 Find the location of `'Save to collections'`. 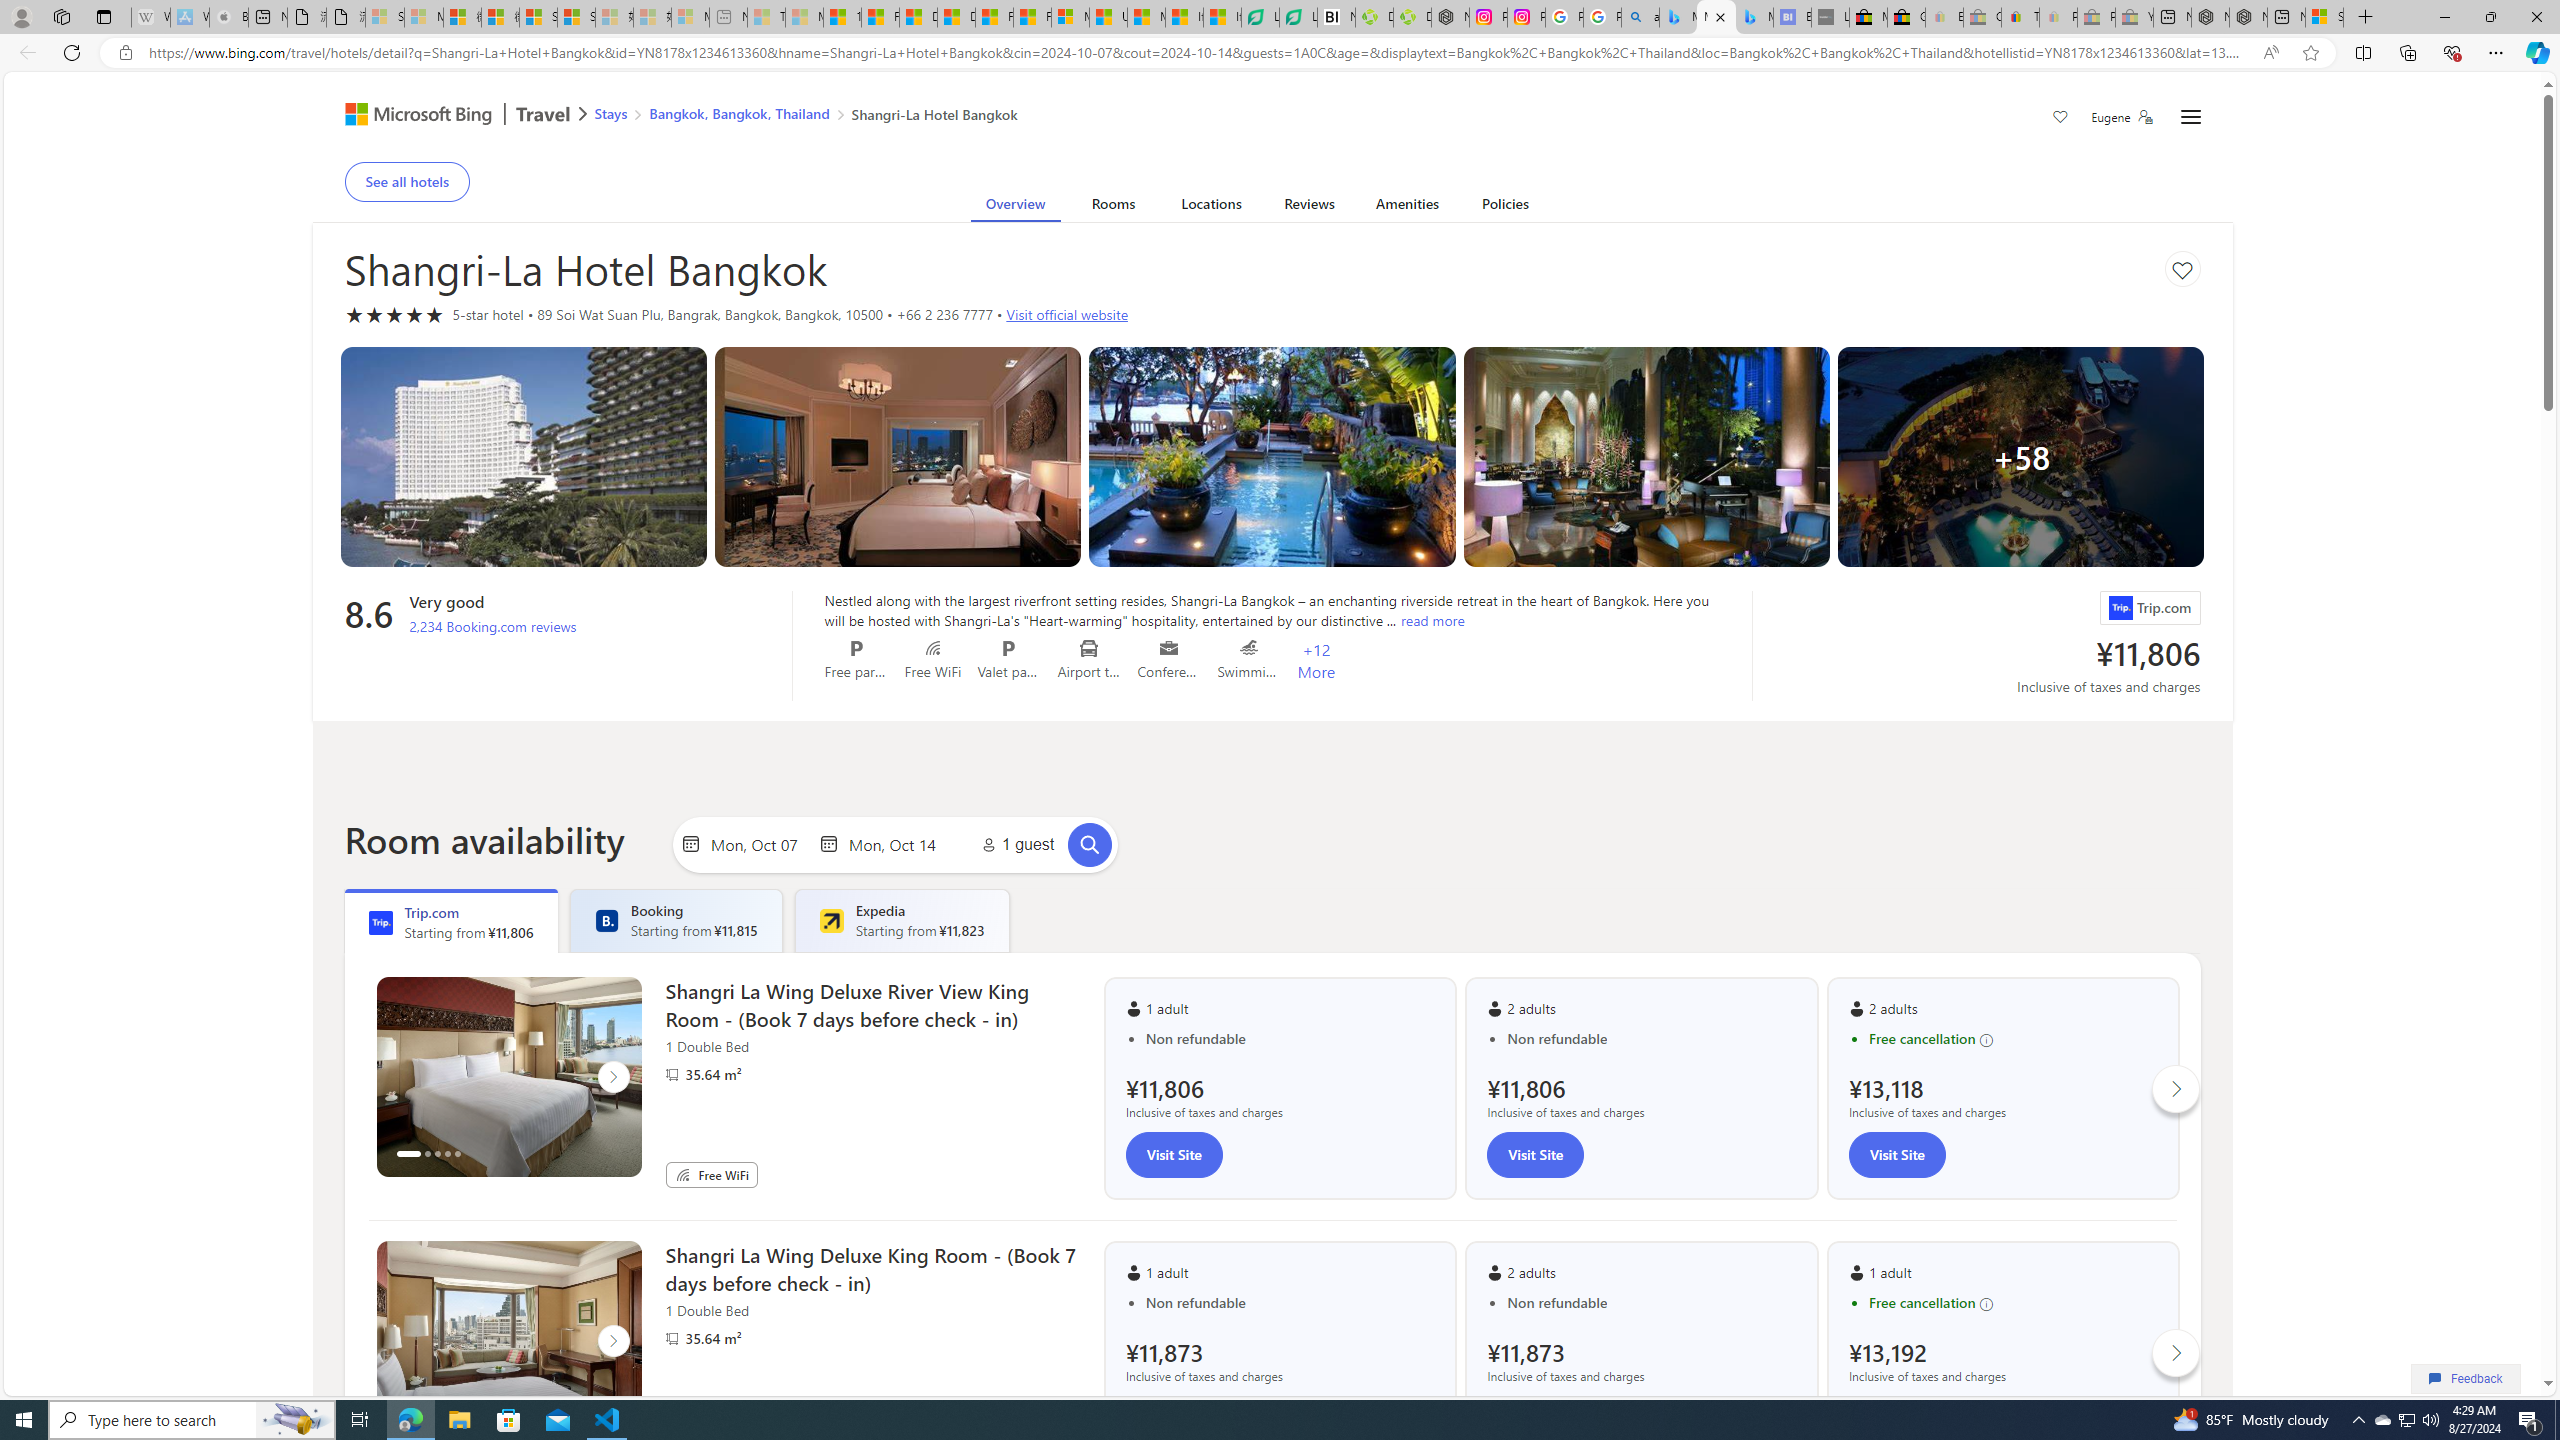

'Save to collections' is located at coordinates (2181, 268).